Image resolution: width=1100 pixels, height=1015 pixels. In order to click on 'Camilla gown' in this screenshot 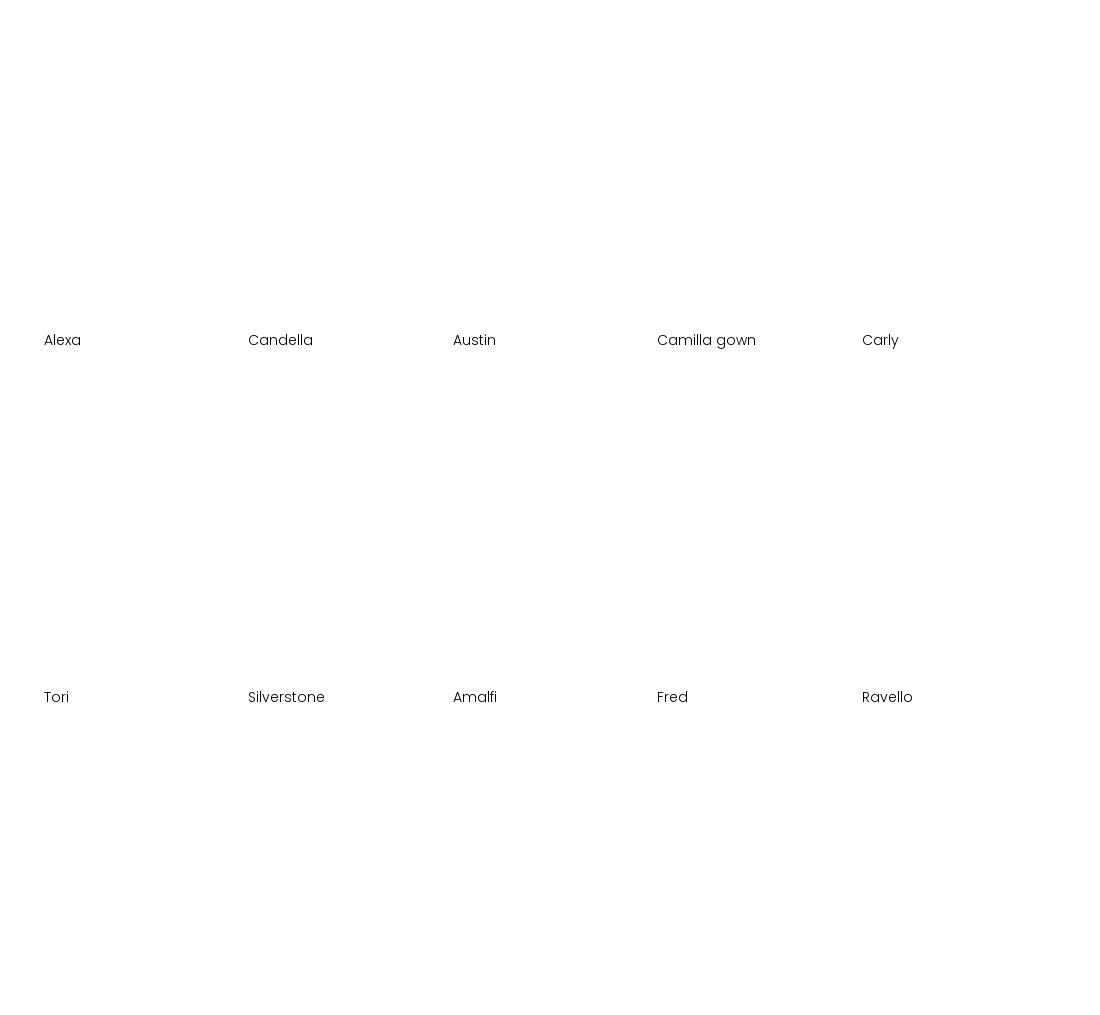, I will do `click(705, 338)`.